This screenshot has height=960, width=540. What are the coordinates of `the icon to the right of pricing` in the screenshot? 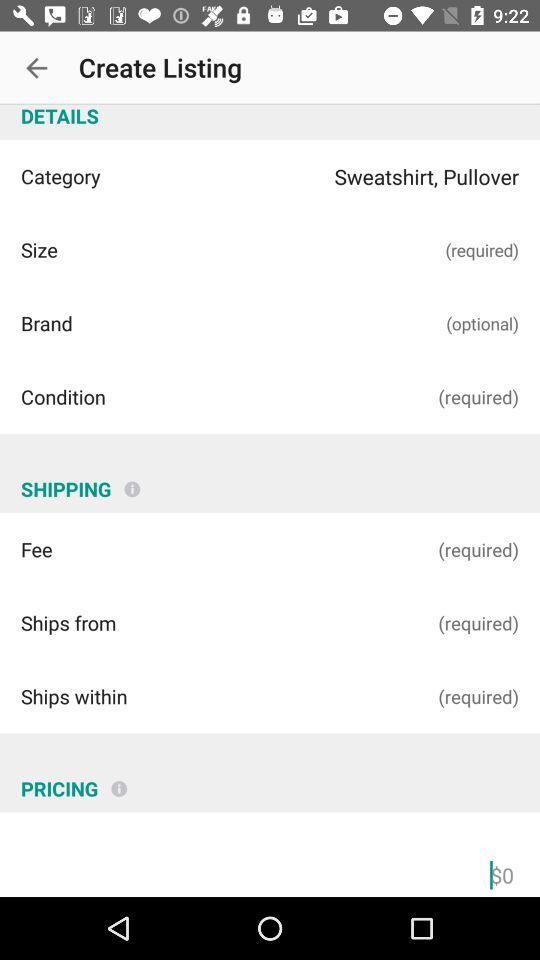 It's located at (119, 781).